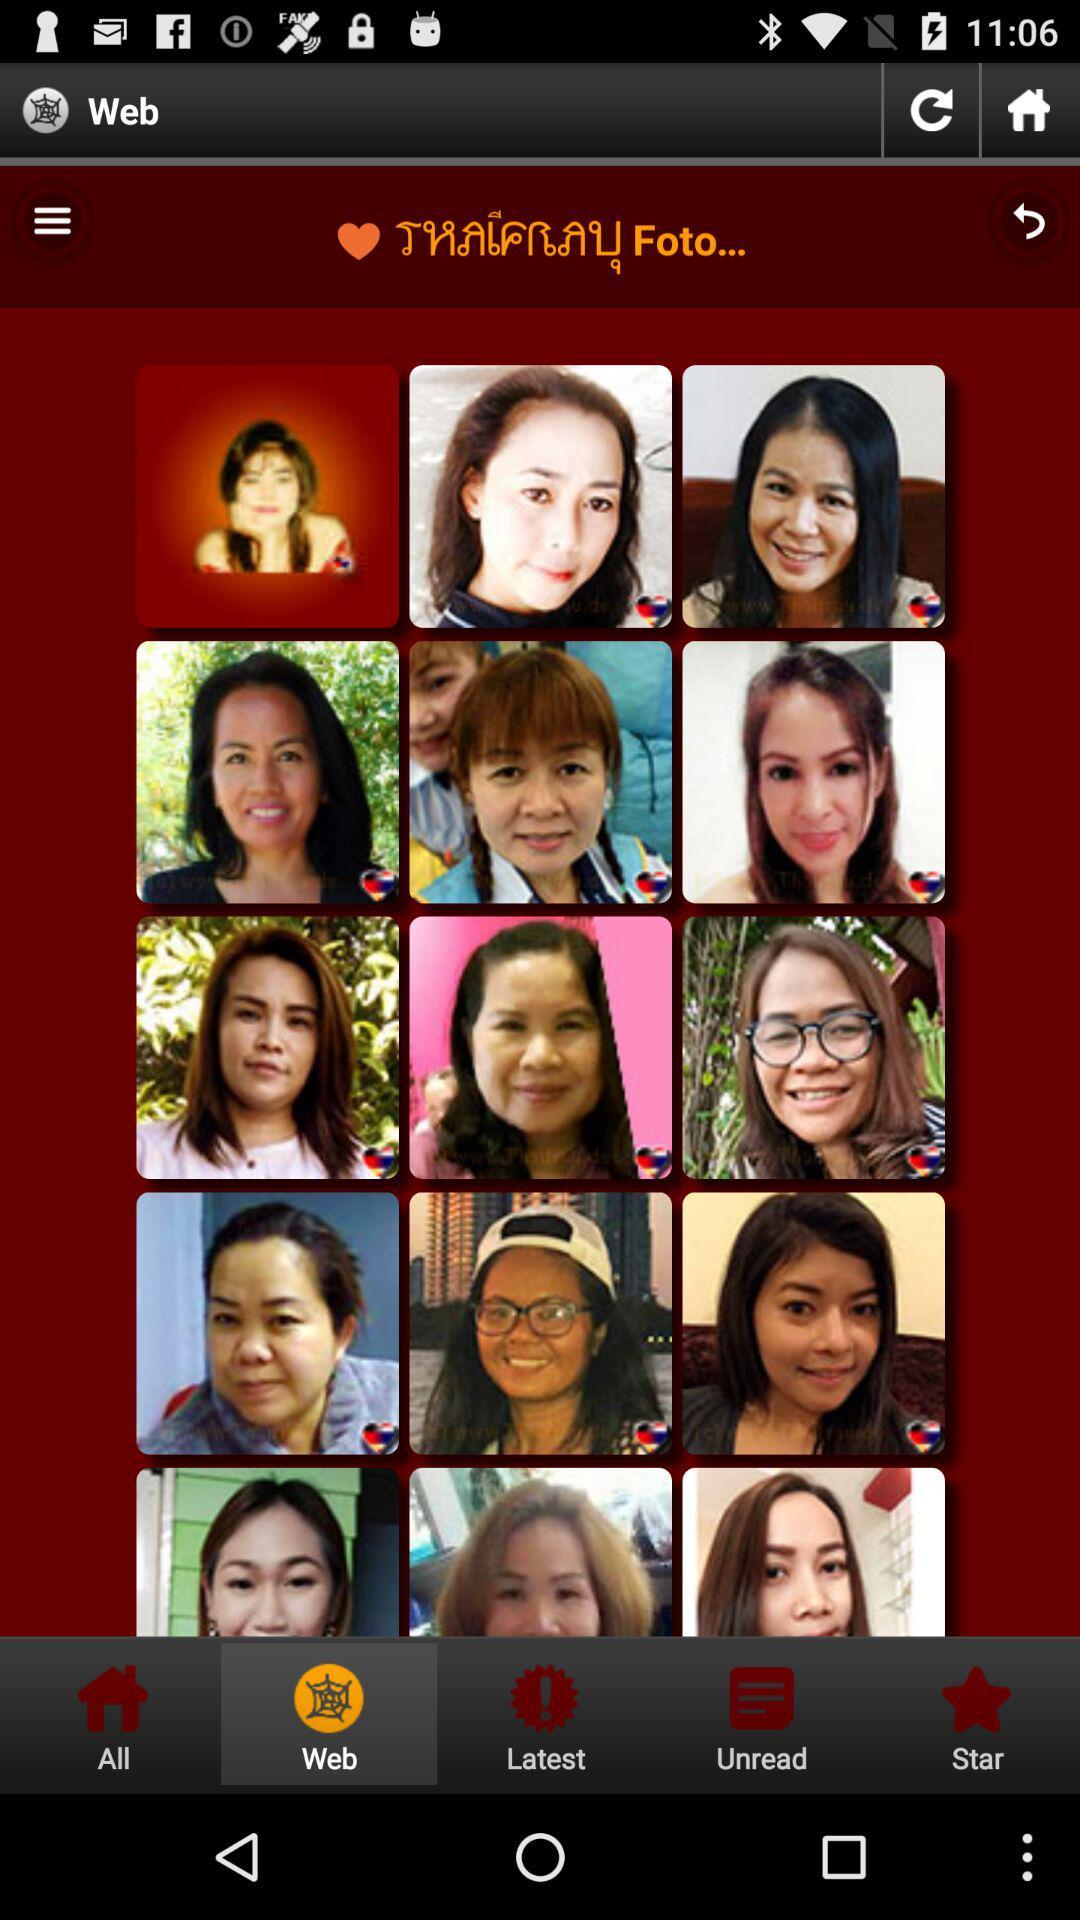  I want to click on refresh icon, so click(931, 109).